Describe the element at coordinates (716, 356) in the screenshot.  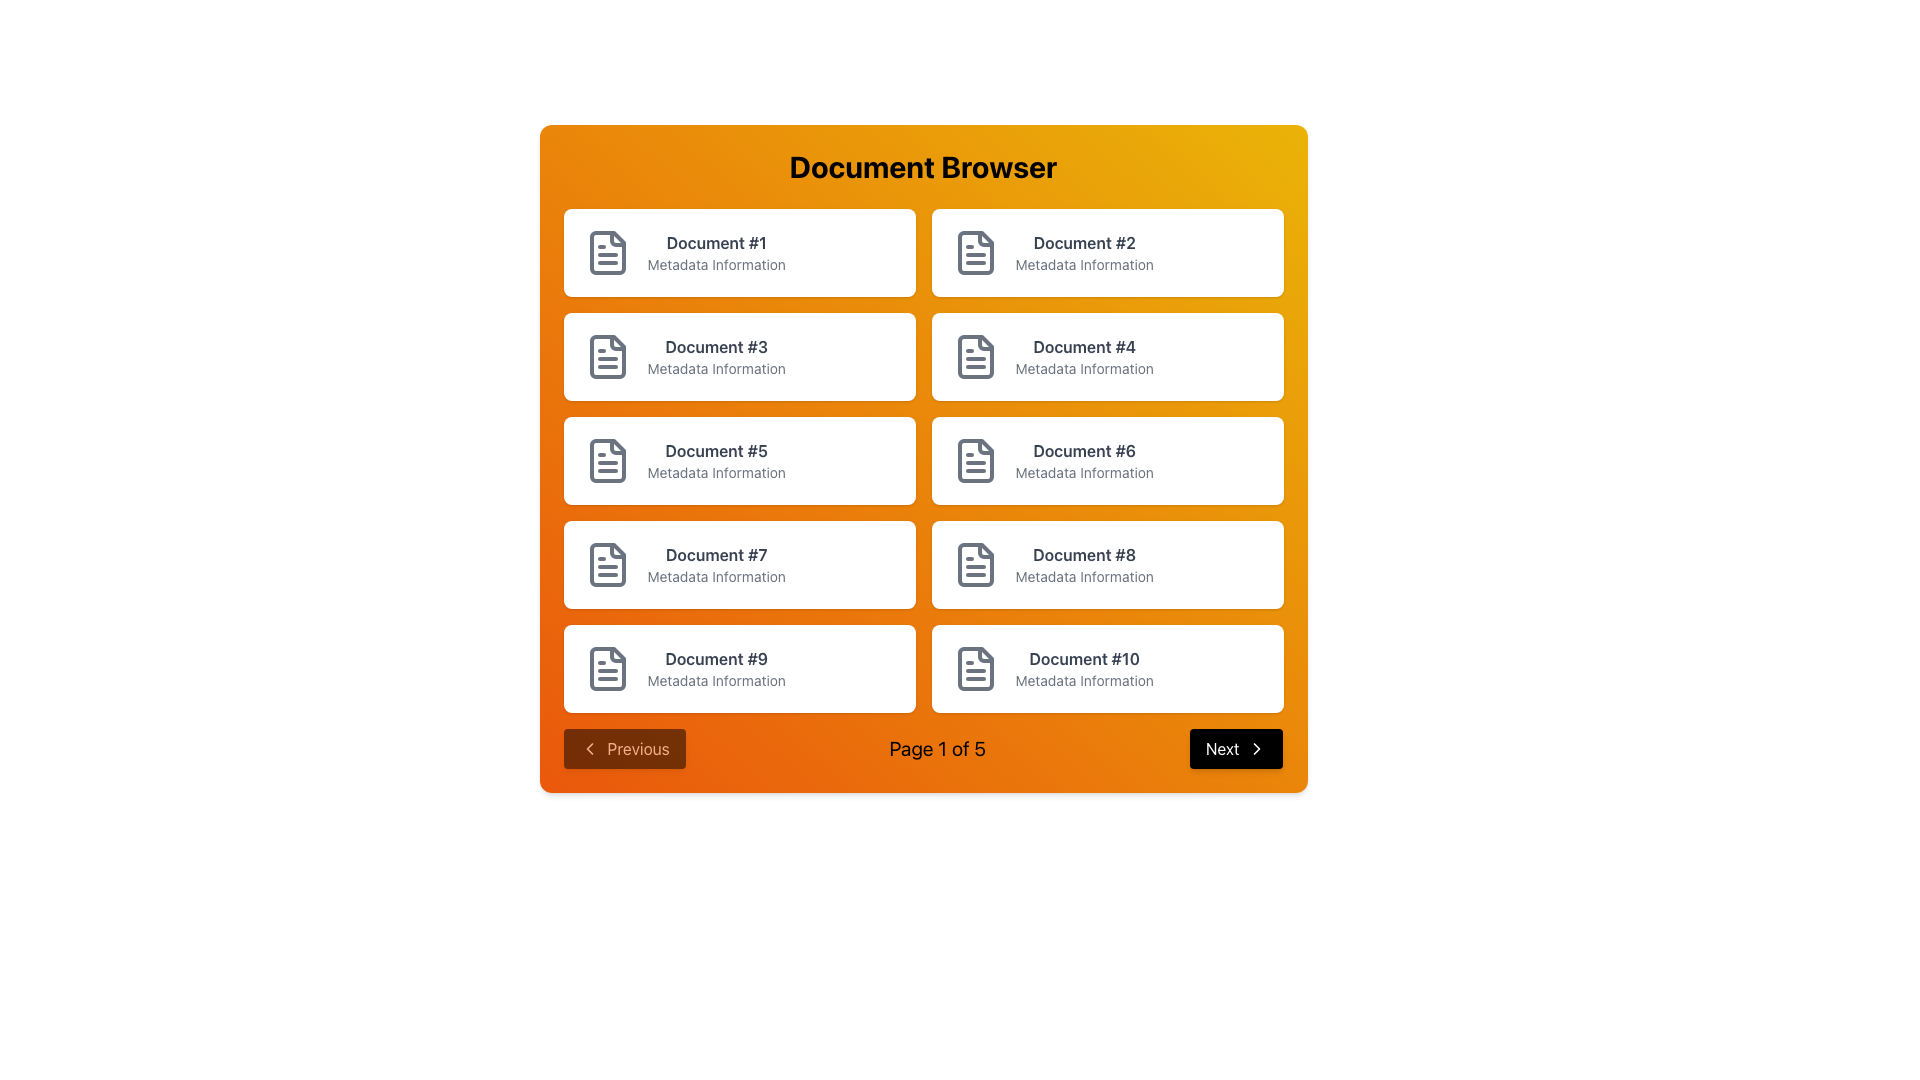
I see `the header text label that provides identification and additional information about the content of the card, located in the third position of the left column in the grid layout` at that location.